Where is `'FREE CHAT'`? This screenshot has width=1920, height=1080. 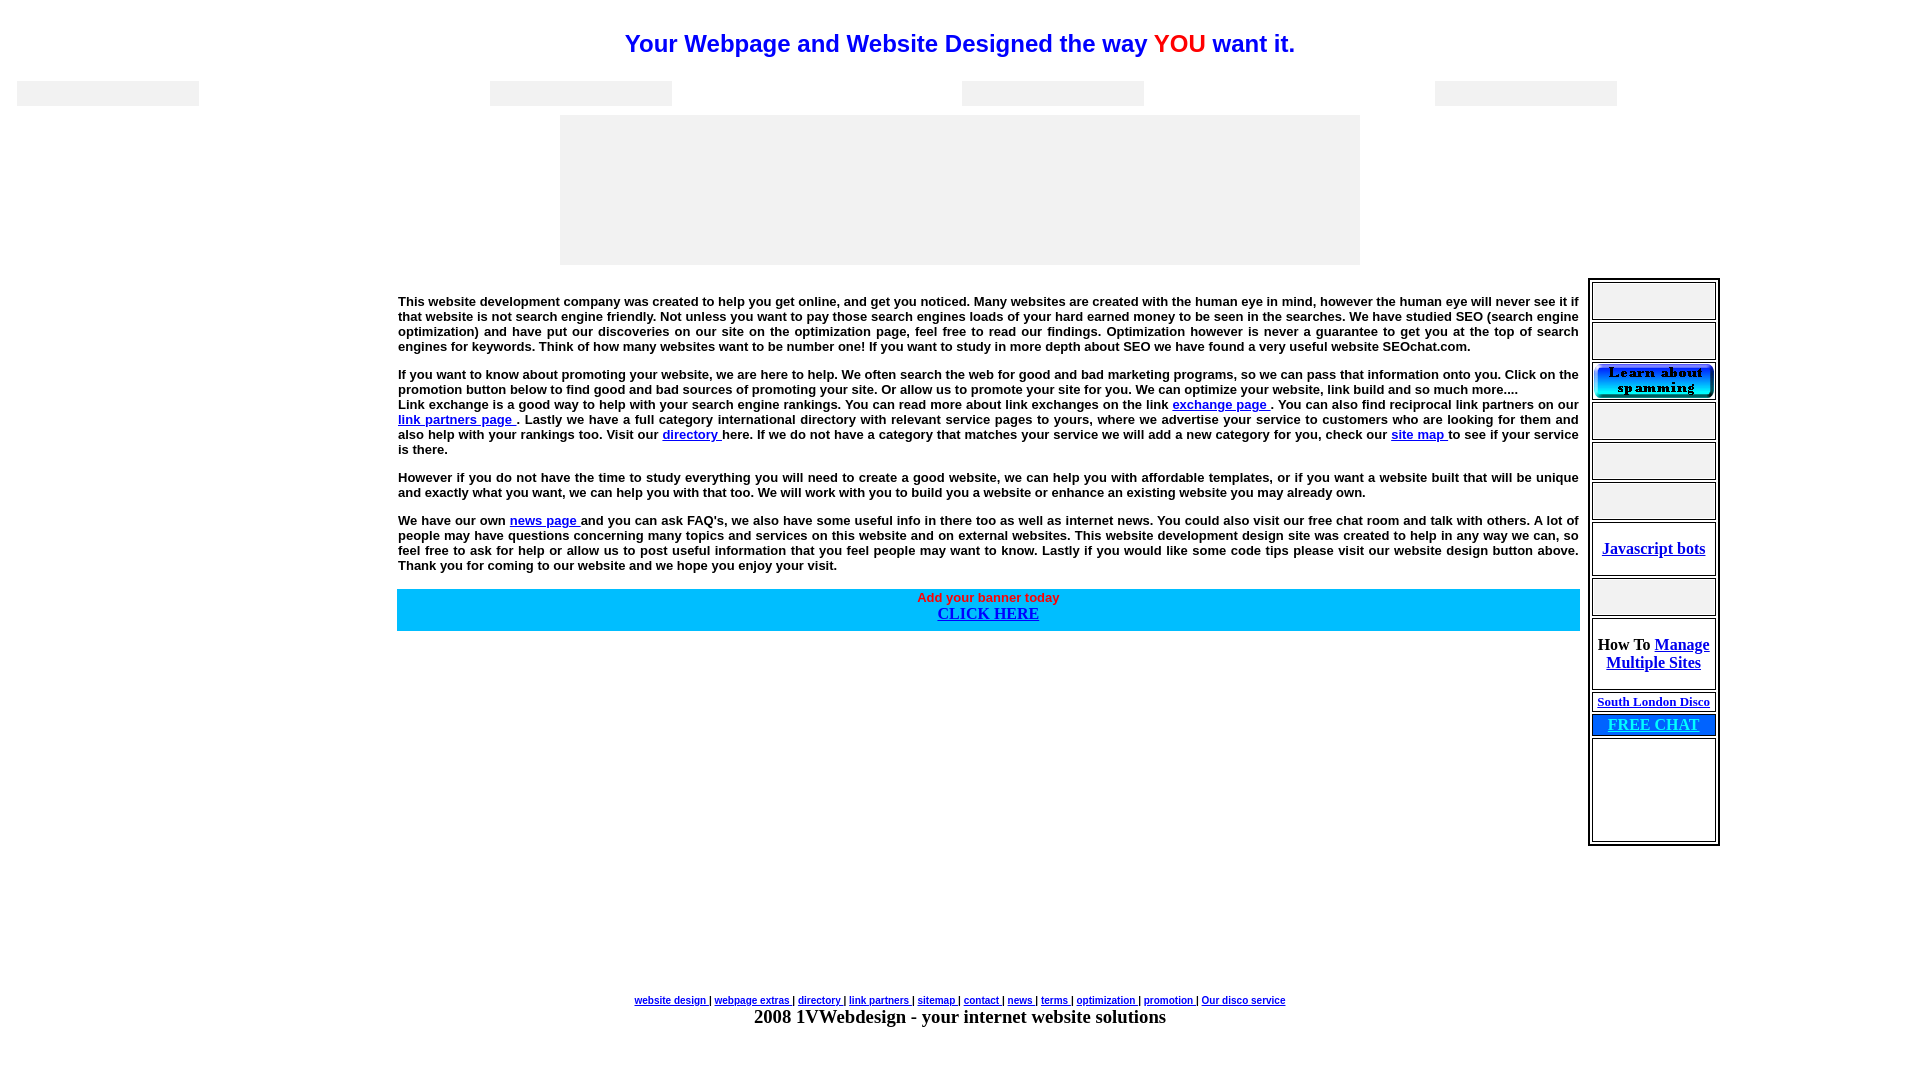 'FREE CHAT' is located at coordinates (1608, 724).